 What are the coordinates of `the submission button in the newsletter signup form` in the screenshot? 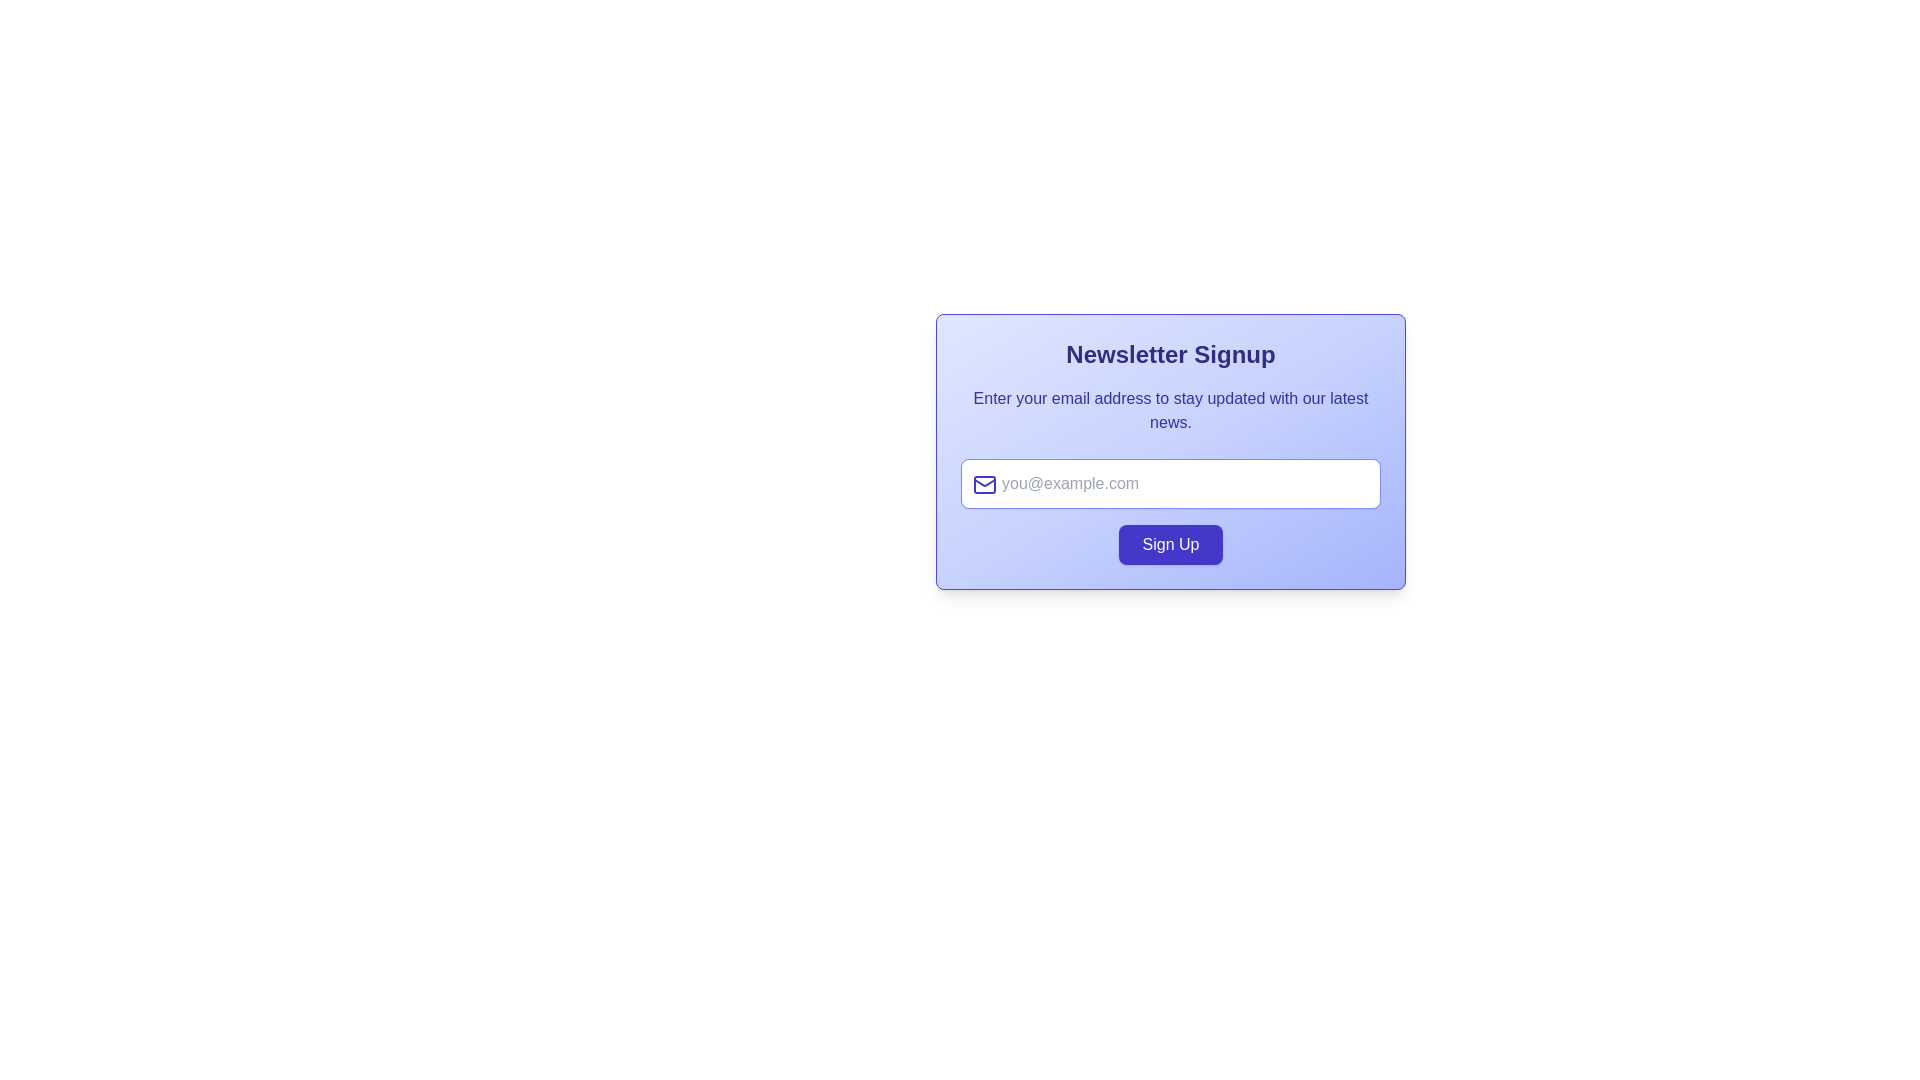 It's located at (1171, 544).